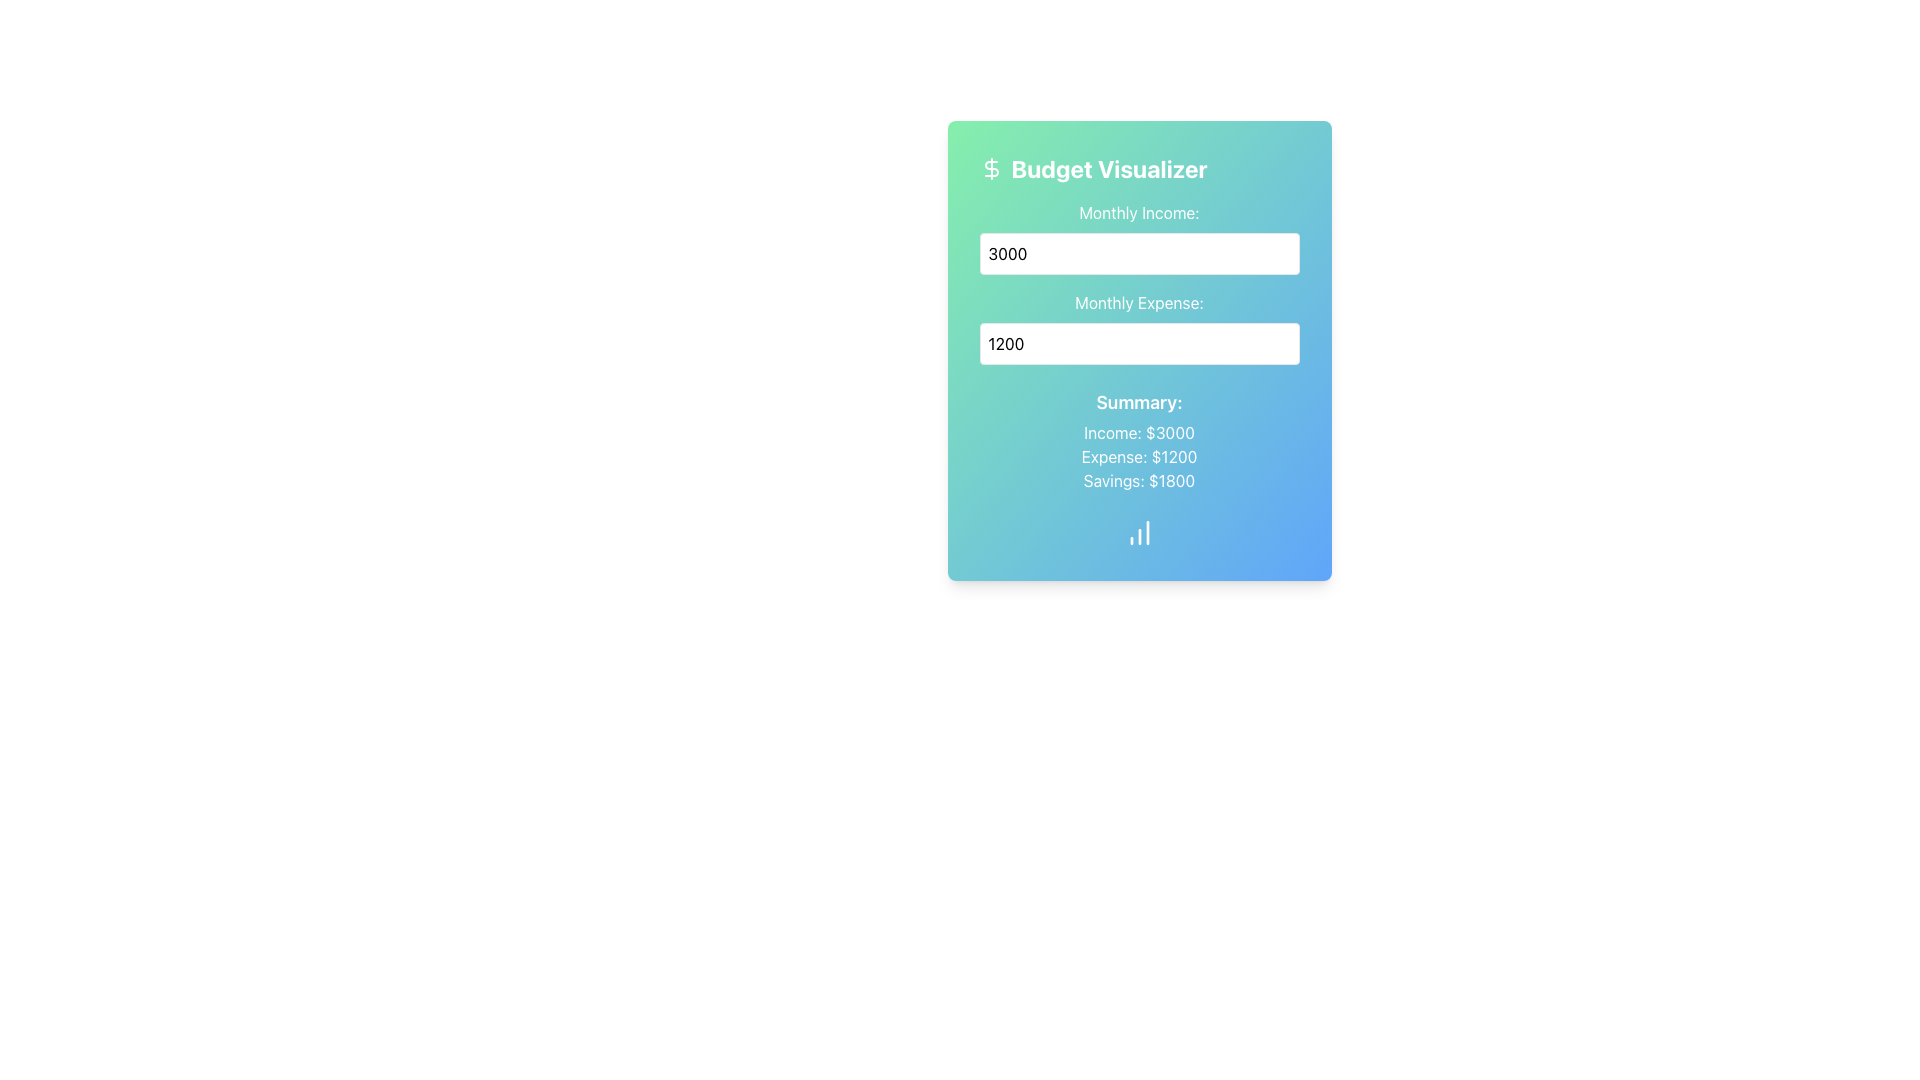 This screenshot has height=1080, width=1920. I want to click on the compact bar chart icon located at the bottom of the 'Budget Visualizer' card, which features three white vertical bars against a gradient green to blue background, so click(1139, 531).